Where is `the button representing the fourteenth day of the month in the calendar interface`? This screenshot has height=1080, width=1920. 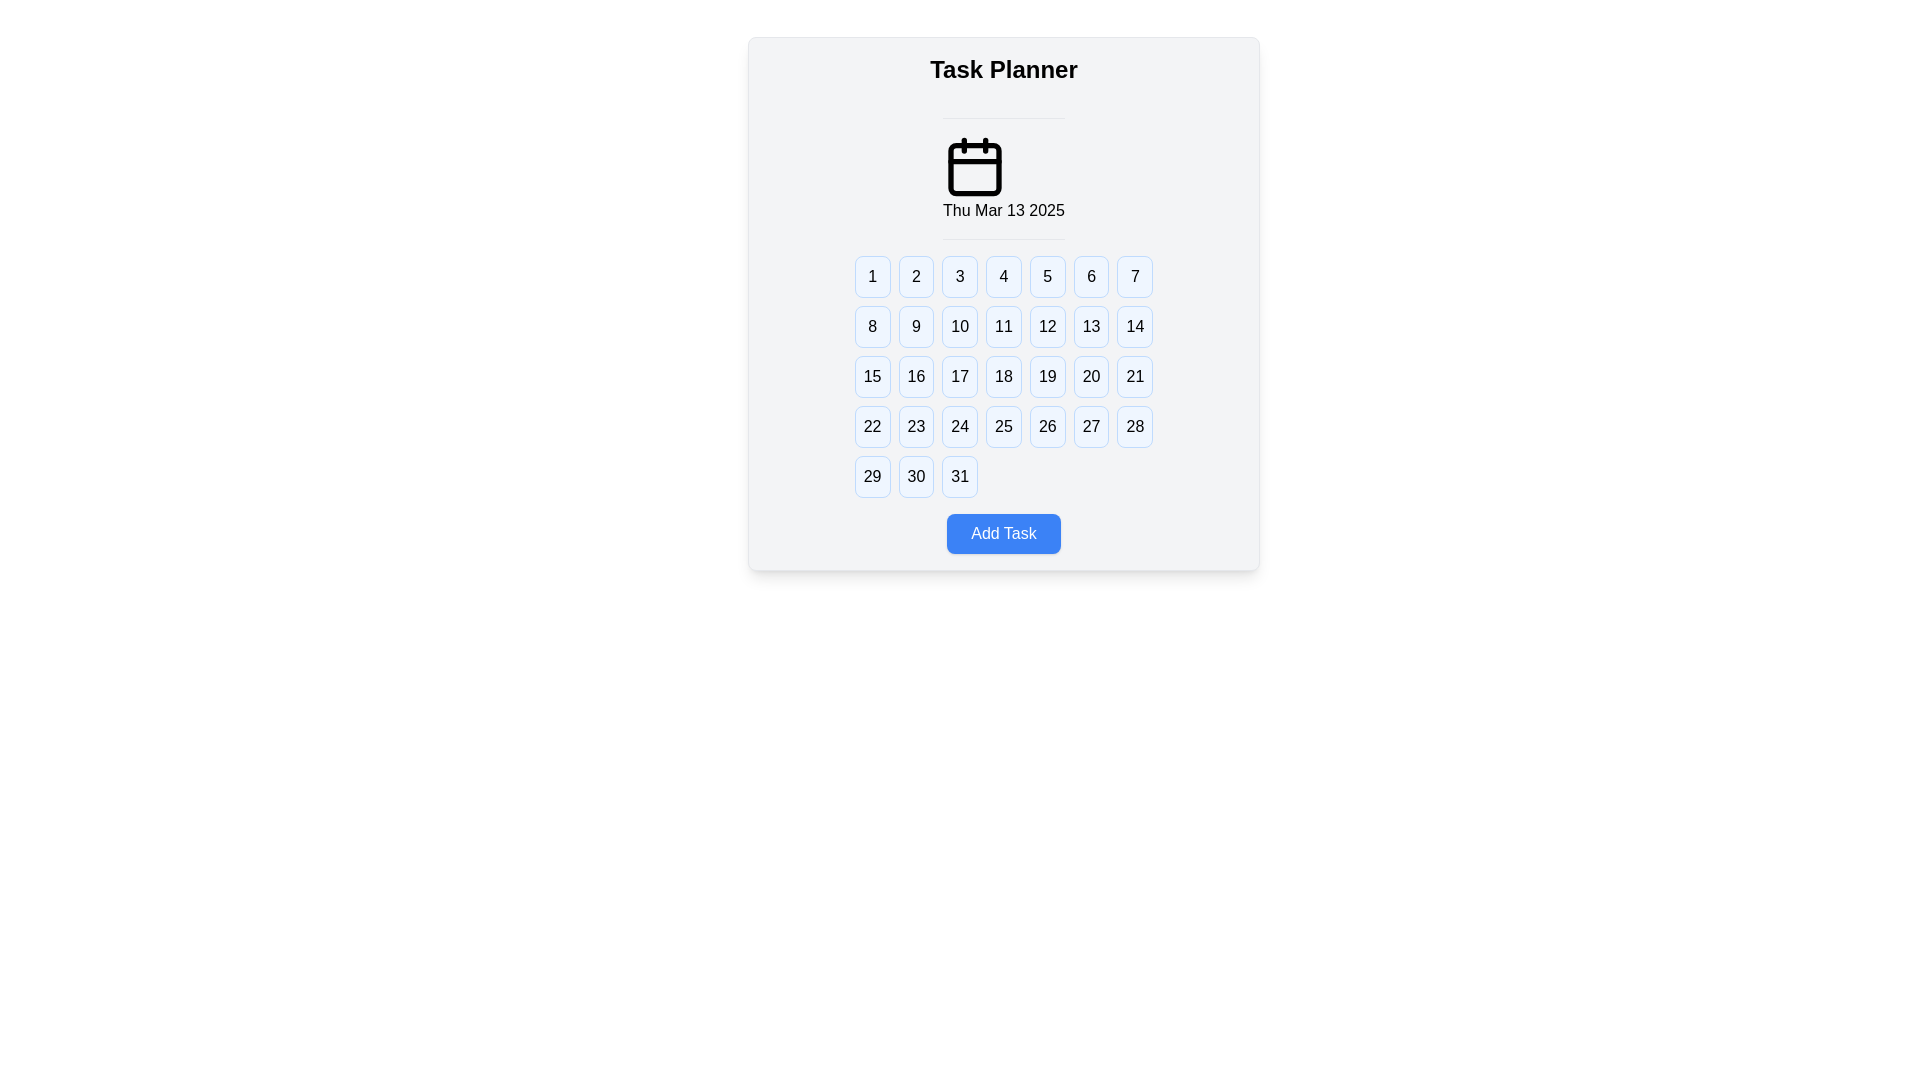 the button representing the fourteenth day of the month in the calendar interface is located at coordinates (1135, 326).